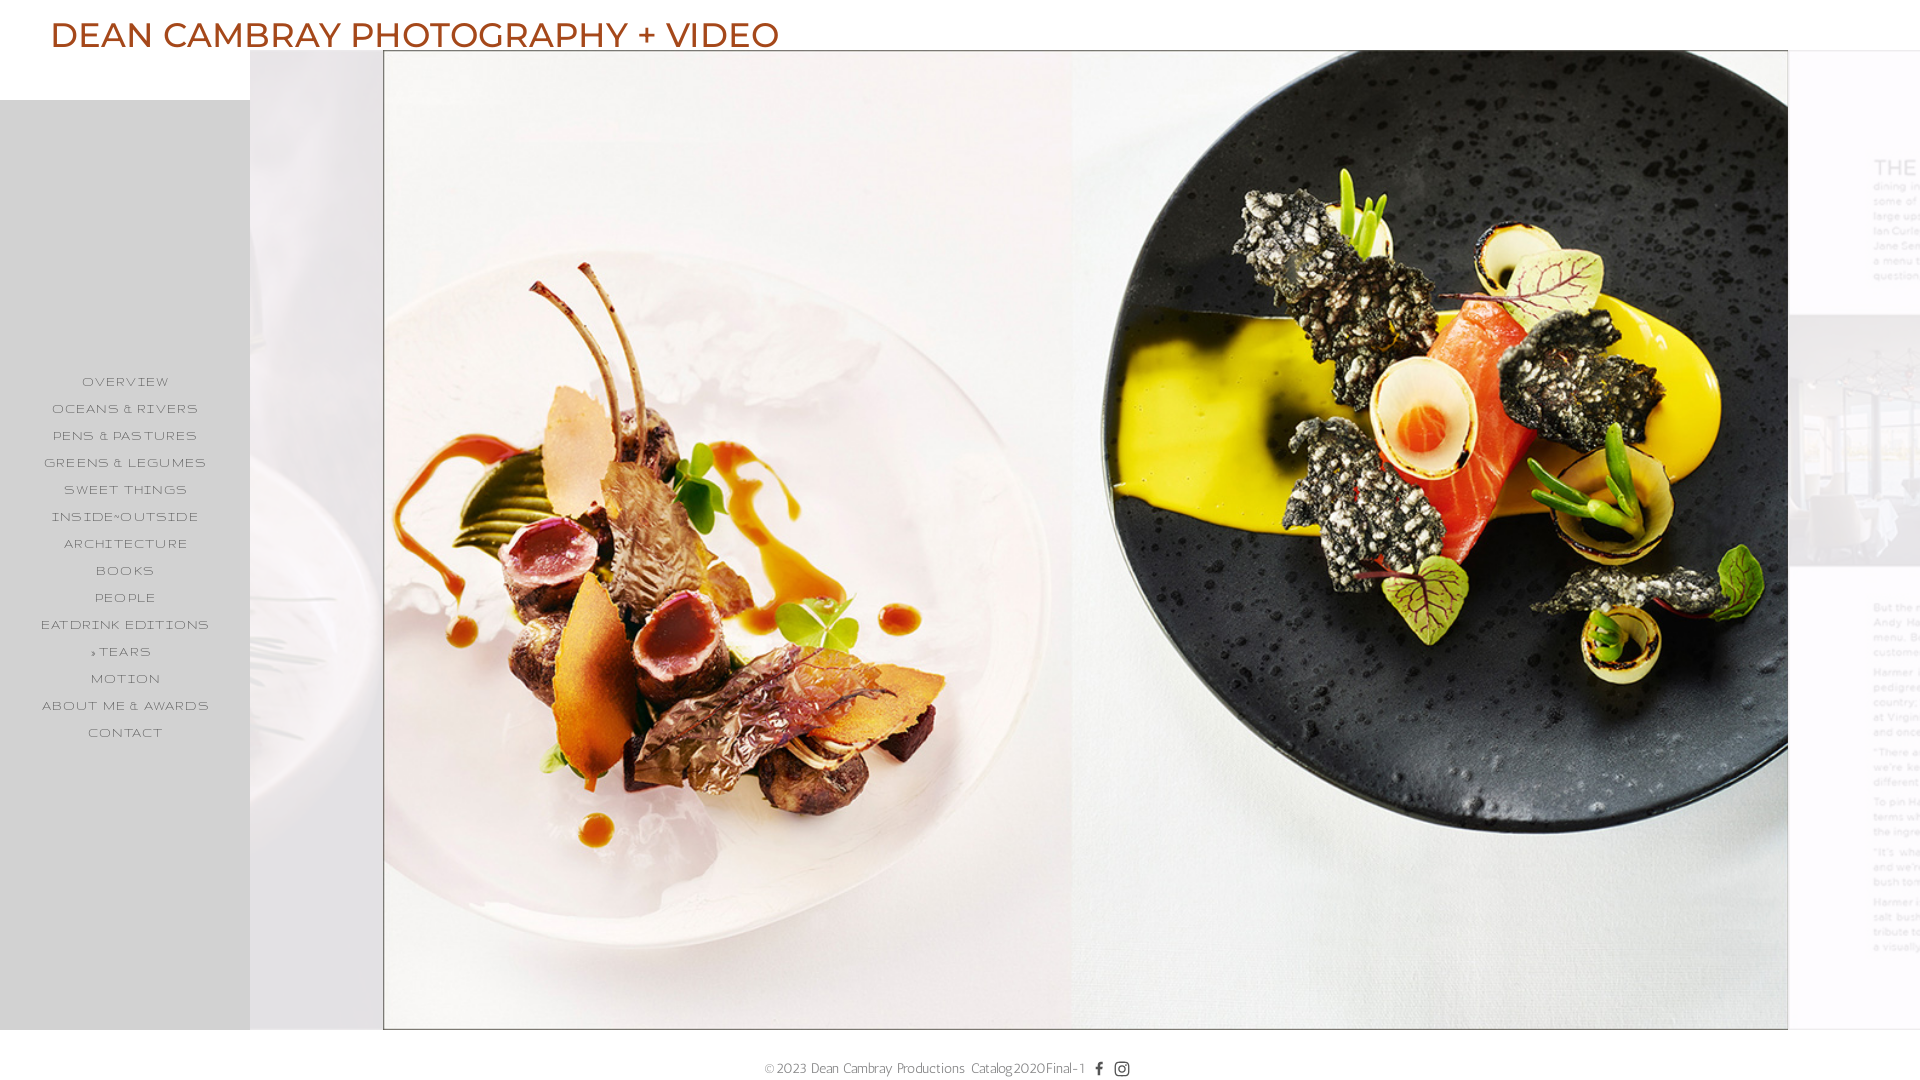  Describe the element at coordinates (52, 515) in the screenshot. I see `'INSIDE~OUTSIDE'` at that location.